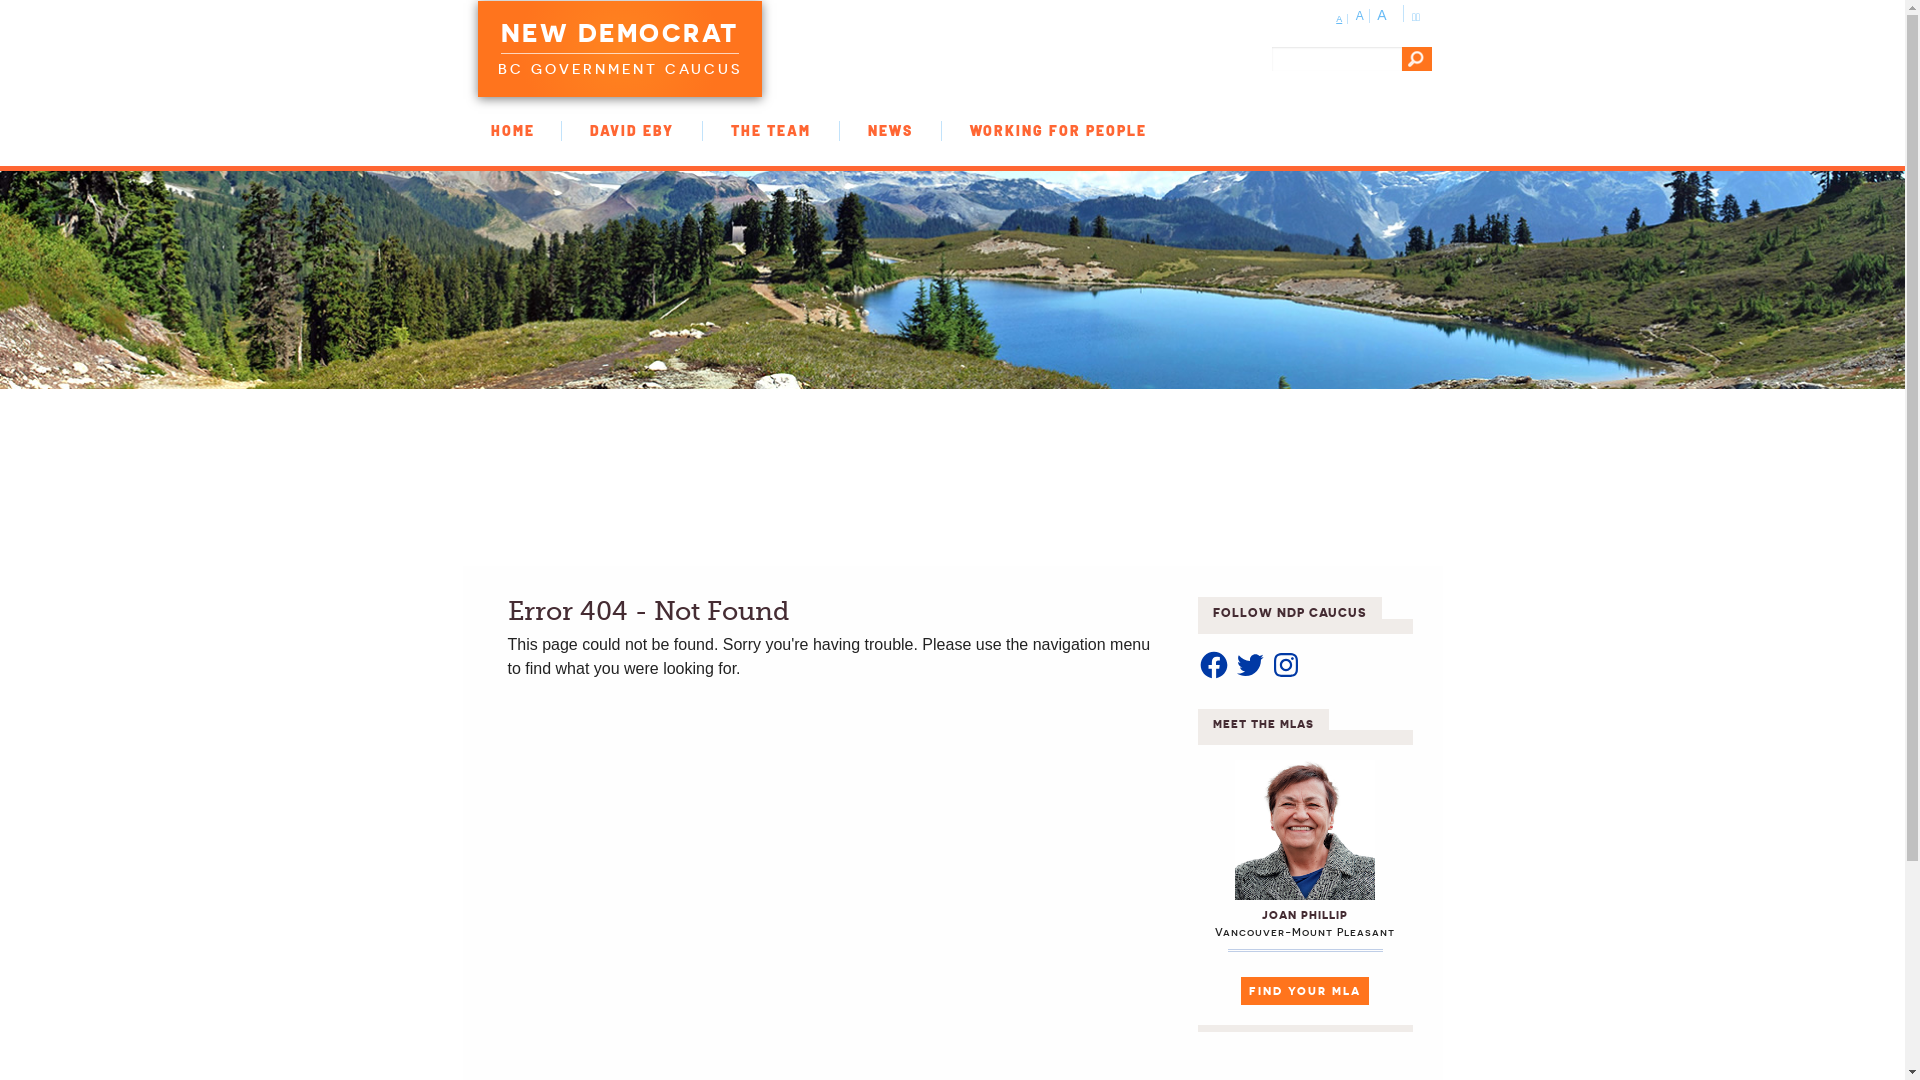  What do you see at coordinates (889, 131) in the screenshot?
I see `'NEWS'` at bounding box center [889, 131].